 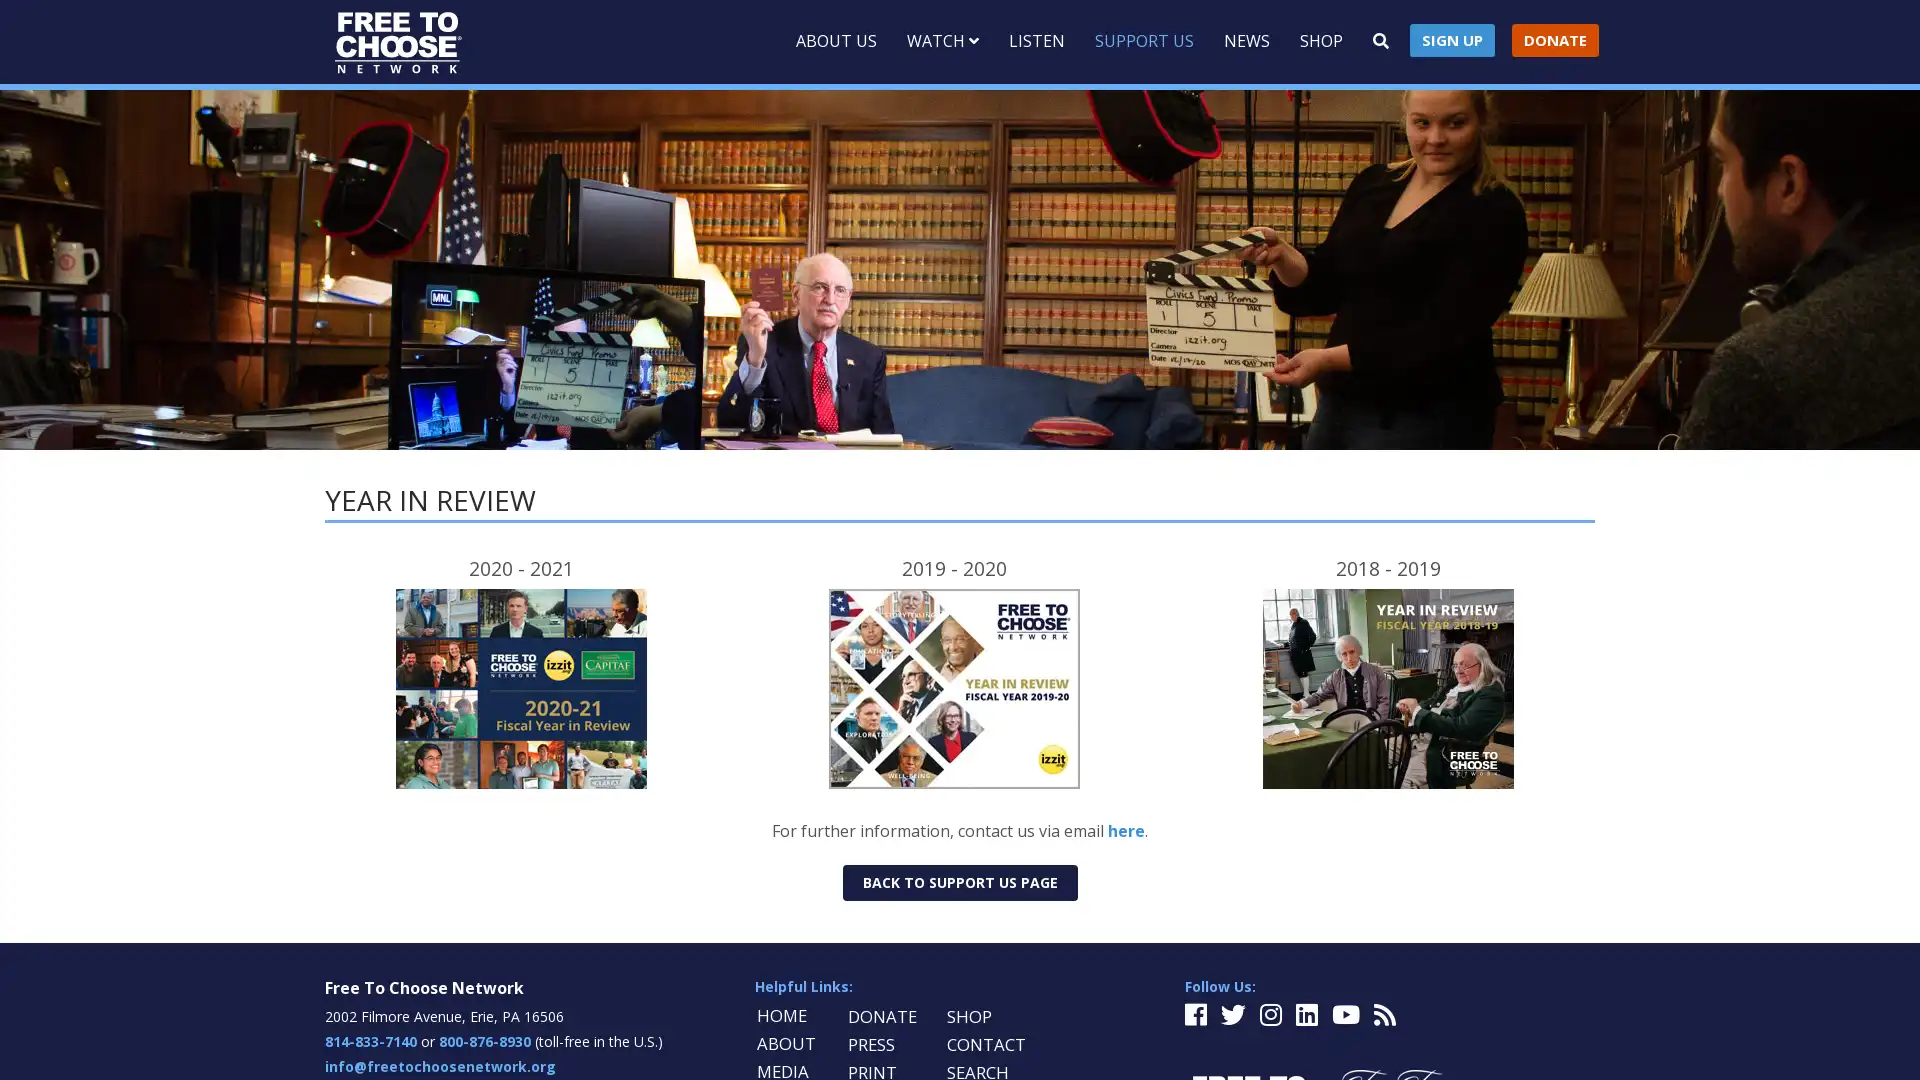 I want to click on BACK TO SUPPORT US PAGE, so click(x=958, y=881).